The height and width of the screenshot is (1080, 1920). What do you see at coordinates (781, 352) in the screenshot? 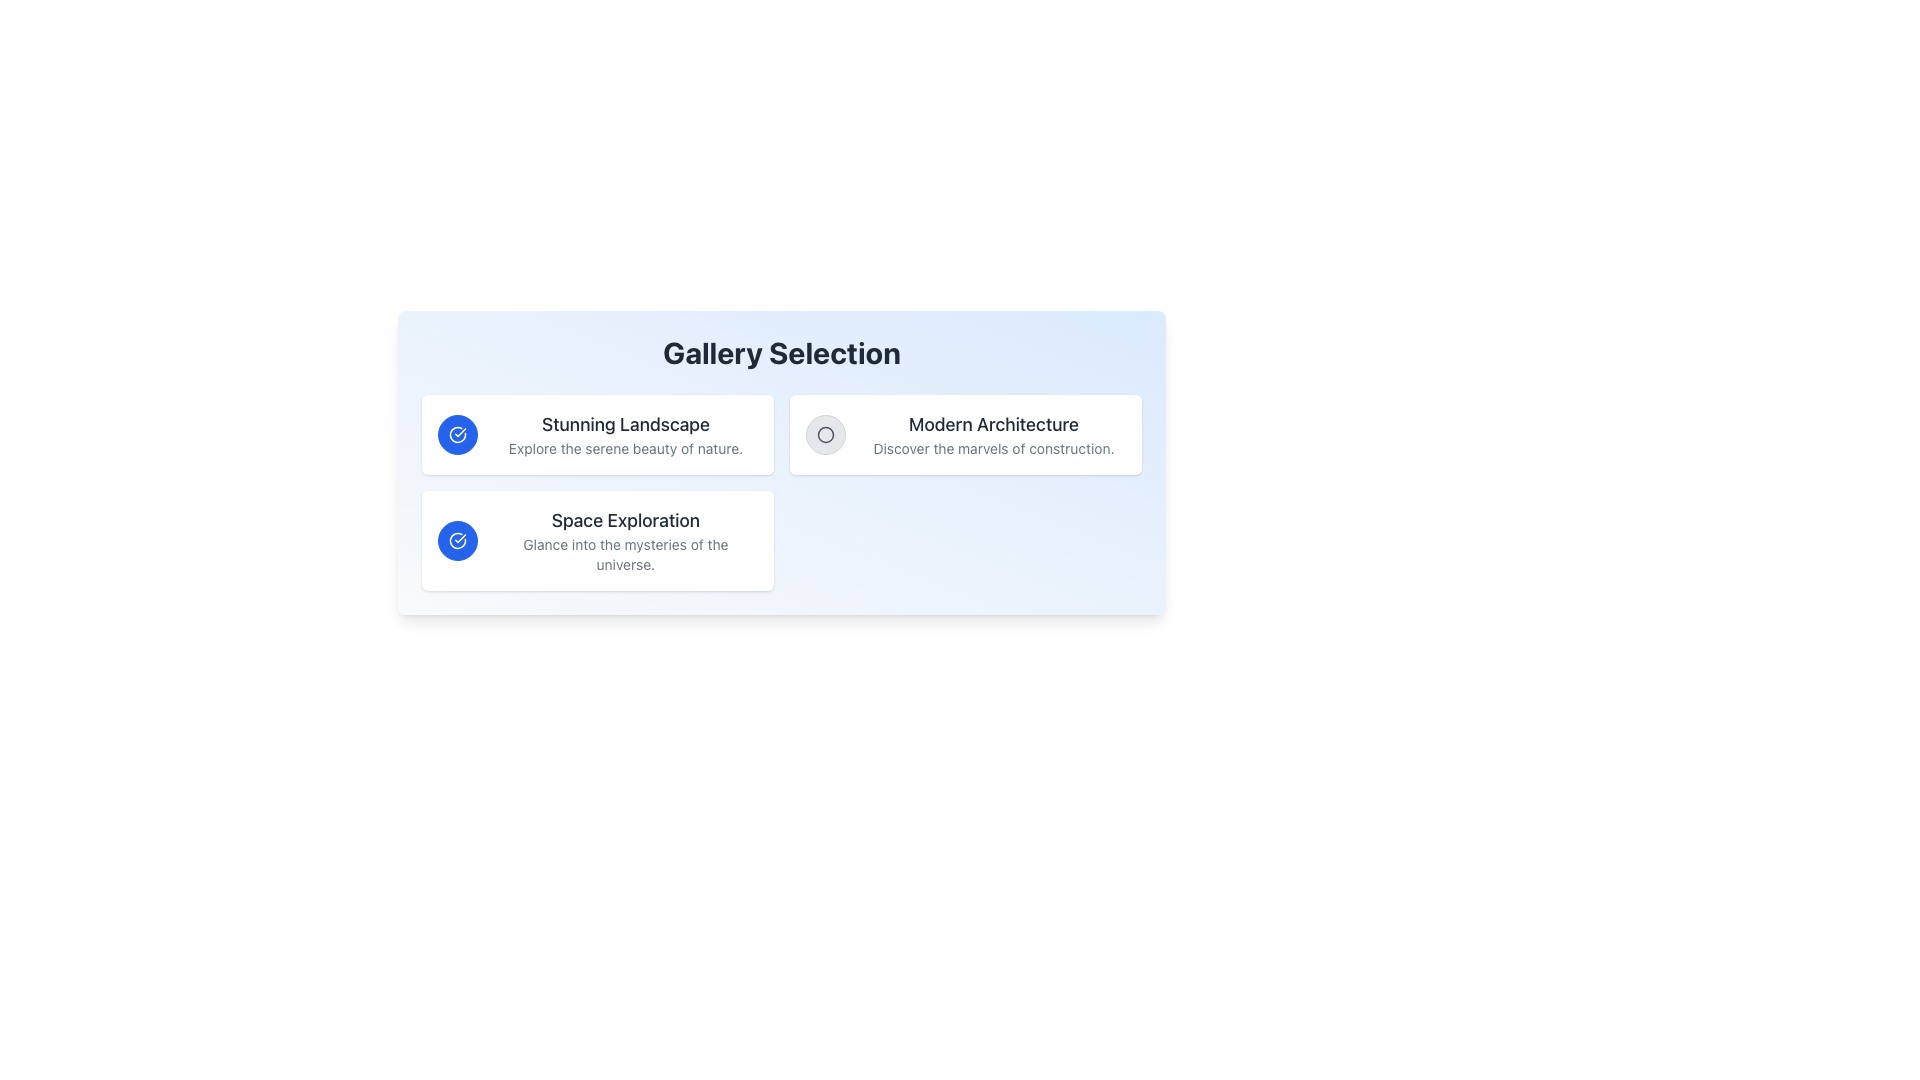
I see `Heading text that indicates the section's purpose for selecting a gallery, located at the center top of the card-like structure` at bounding box center [781, 352].